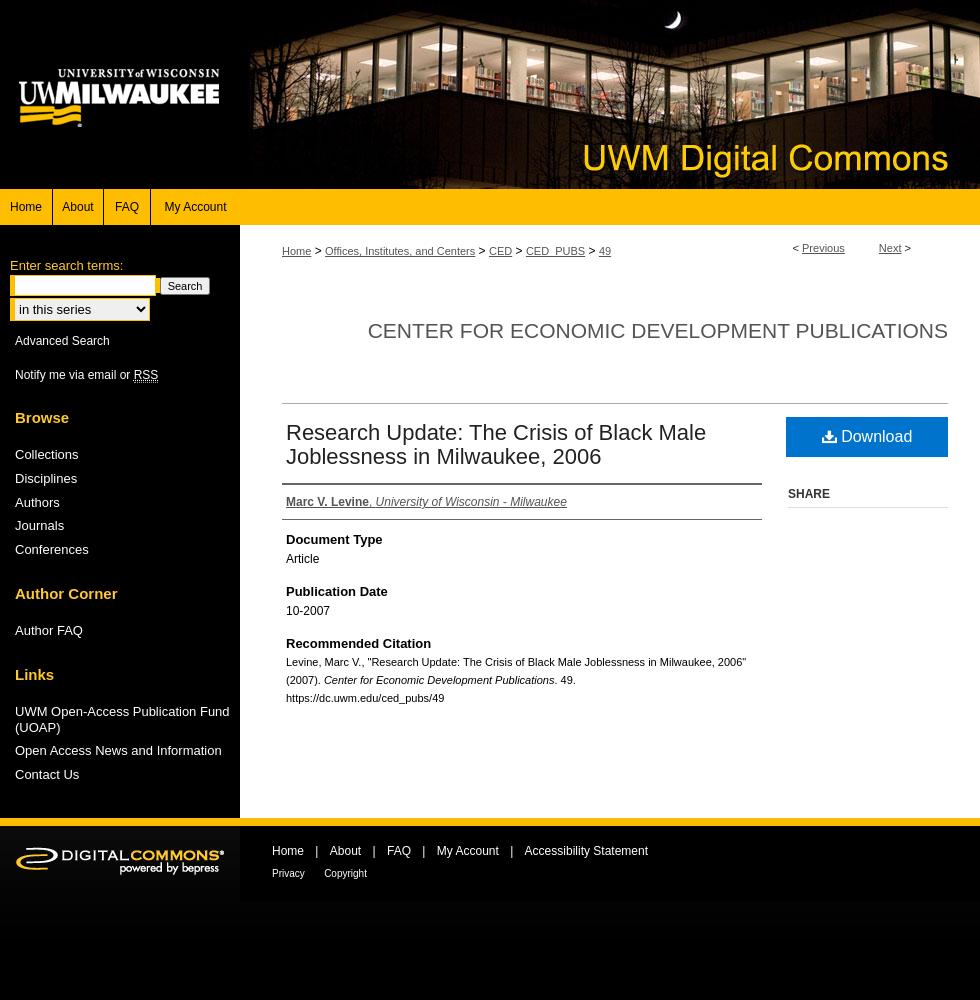 This screenshot has height=1000, width=980. What do you see at coordinates (586, 850) in the screenshot?
I see `'Accessibility Statement'` at bounding box center [586, 850].